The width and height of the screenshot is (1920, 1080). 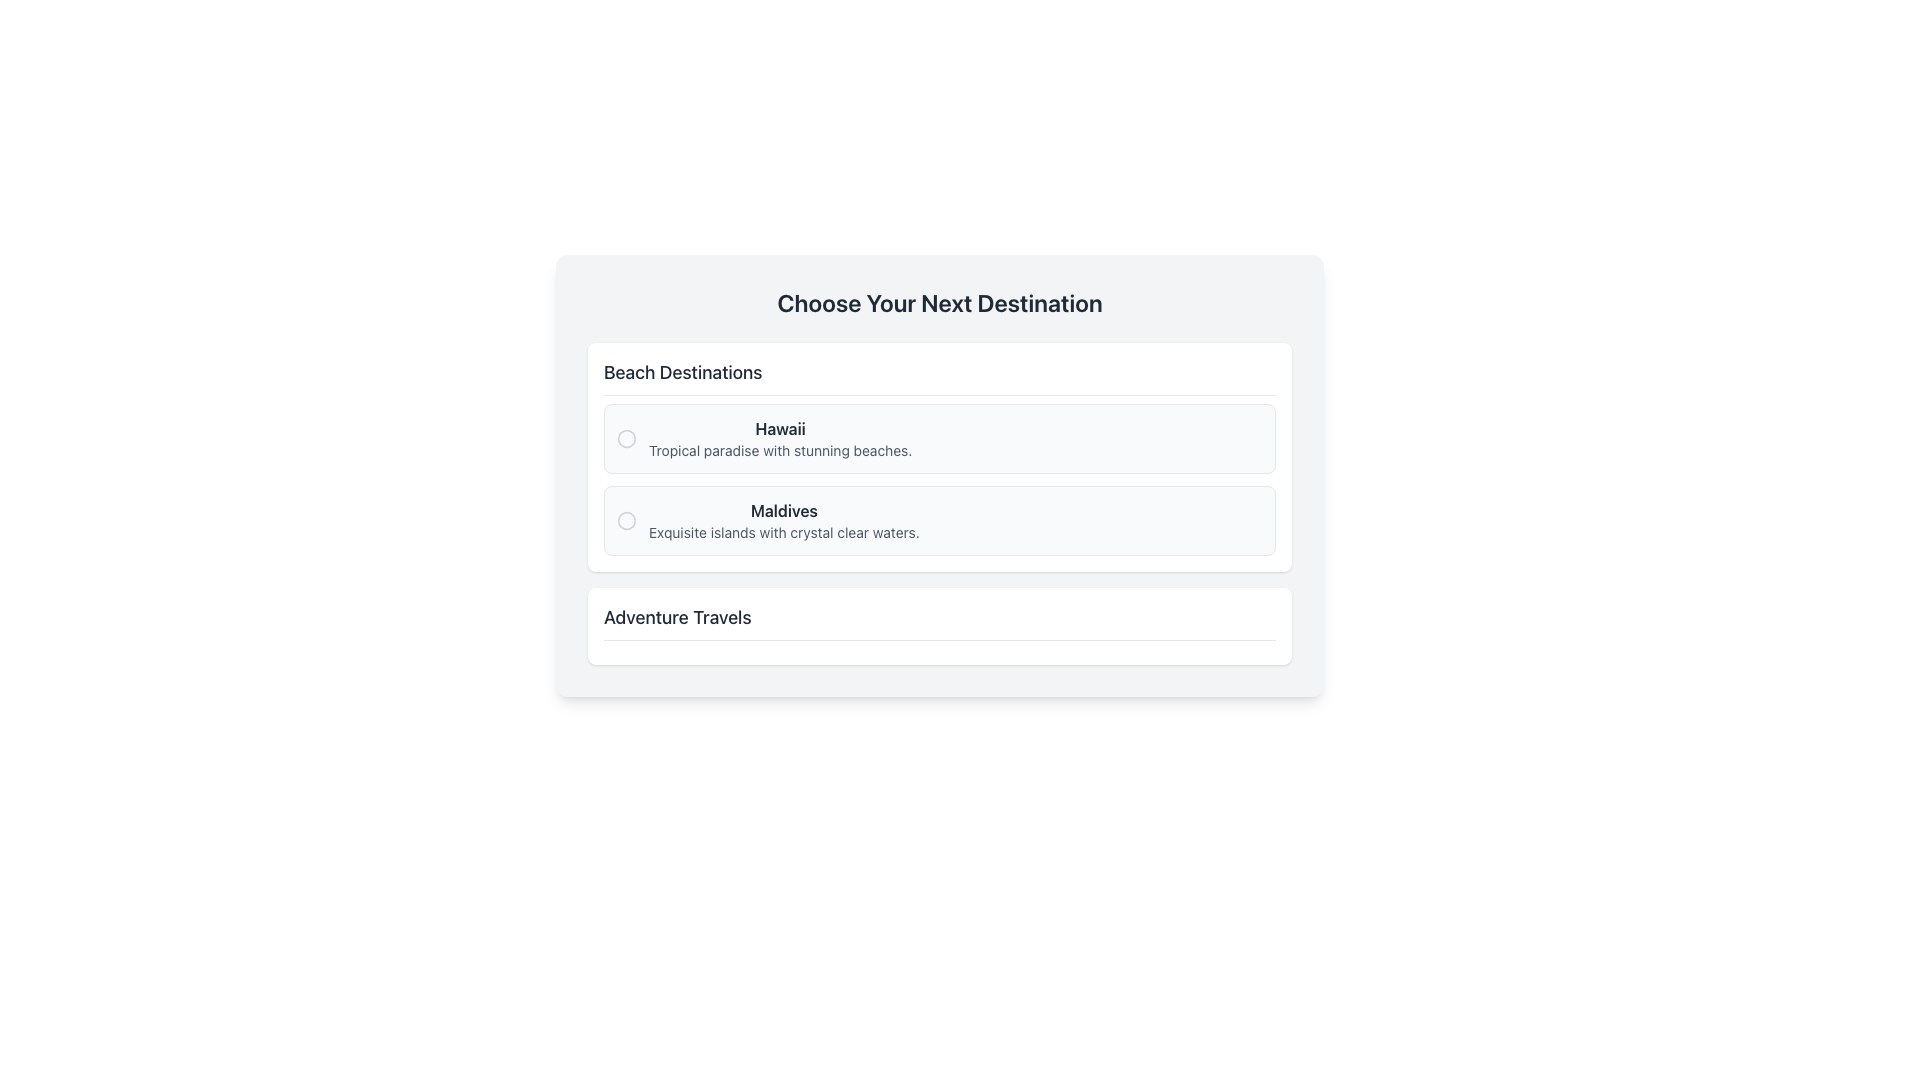 I want to click on the unselected radio button for the 'Maldives' option in the 'Beach Destinations' section, so click(x=626, y=519).